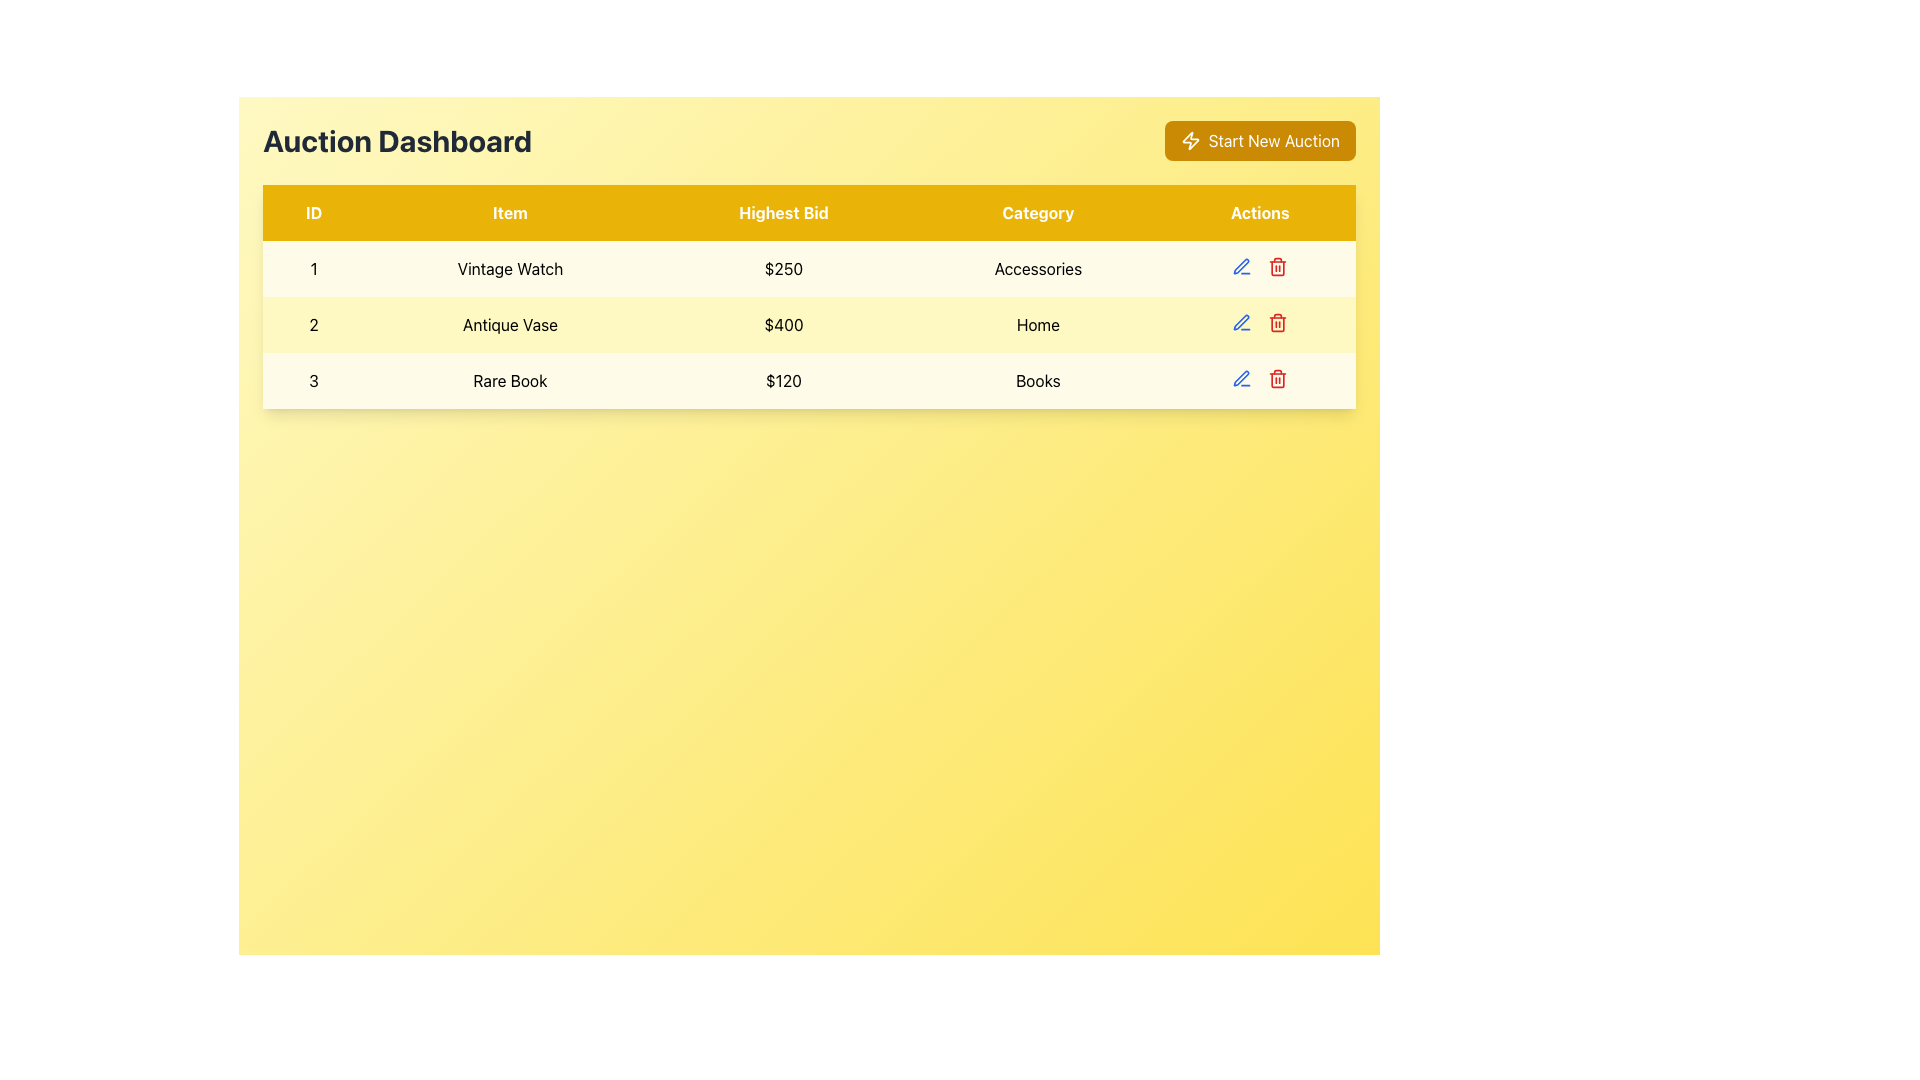 The height and width of the screenshot is (1080, 1920). Describe the element at coordinates (1277, 267) in the screenshot. I see `the inner outline of the trashcan icon located in the 'Actions' column of the last row of the displayed table` at that location.